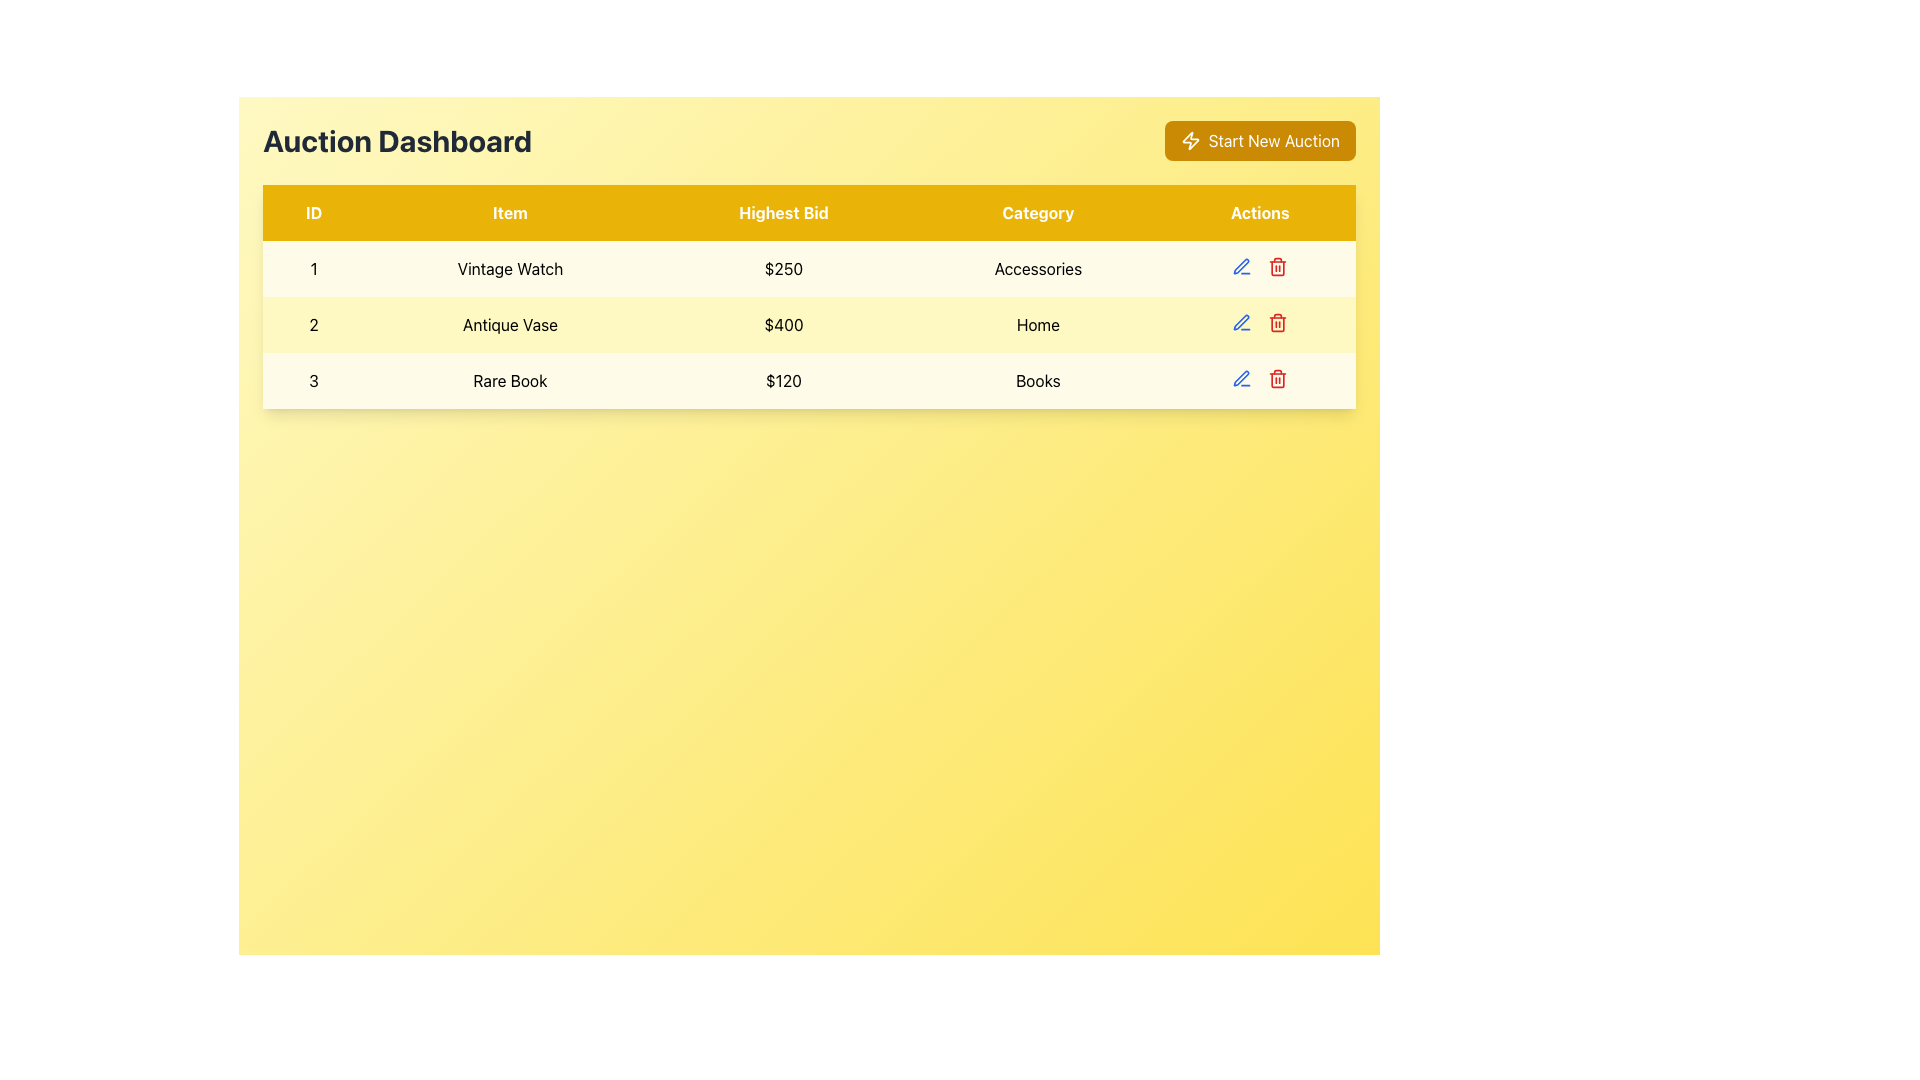 The height and width of the screenshot is (1080, 1920). Describe the element at coordinates (1277, 267) in the screenshot. I see `the inner outline of the trashcan icon located in the 'Actions' column of the last row of the displayed table` at that location.